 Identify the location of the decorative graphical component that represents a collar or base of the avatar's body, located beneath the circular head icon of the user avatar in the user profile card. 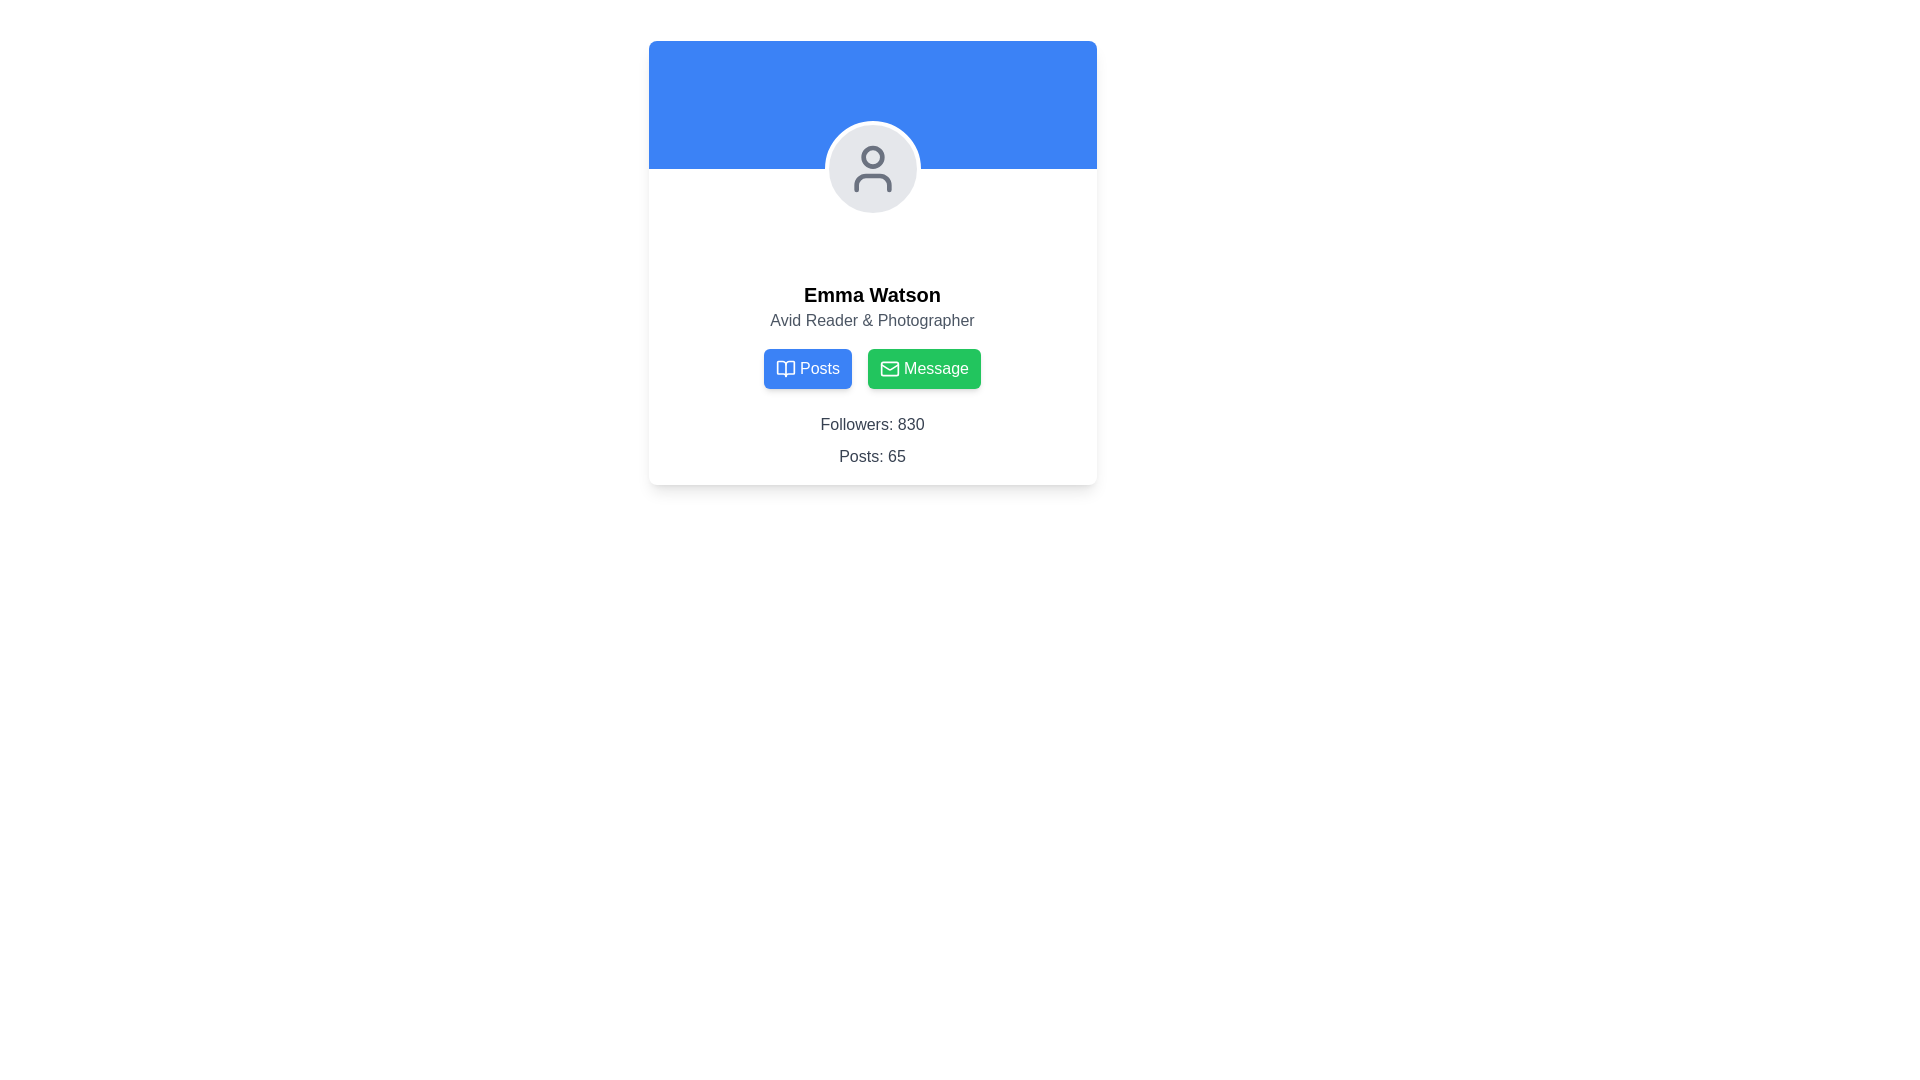
(872, 182).